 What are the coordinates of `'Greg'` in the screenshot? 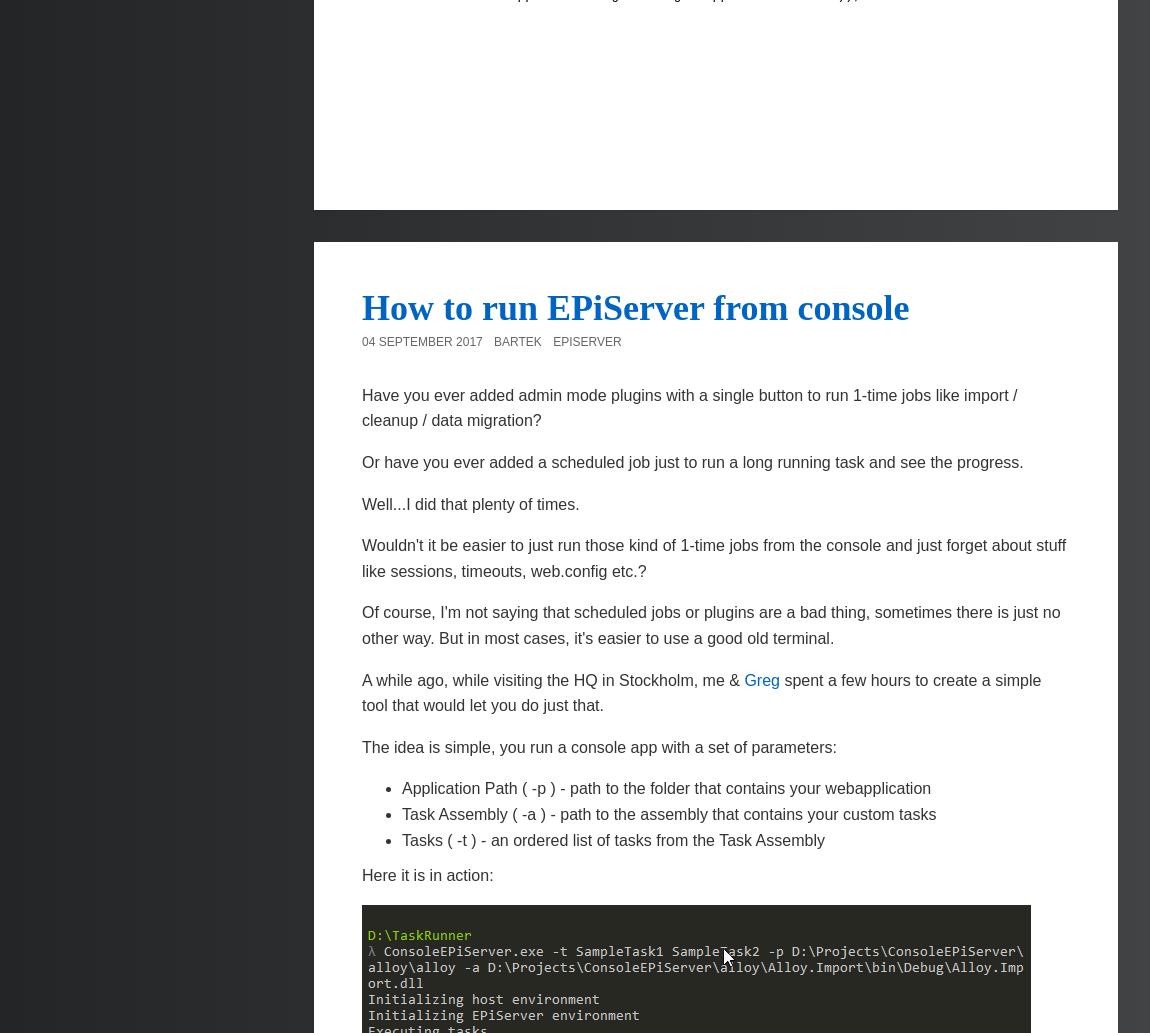 It's located at (760, 678).